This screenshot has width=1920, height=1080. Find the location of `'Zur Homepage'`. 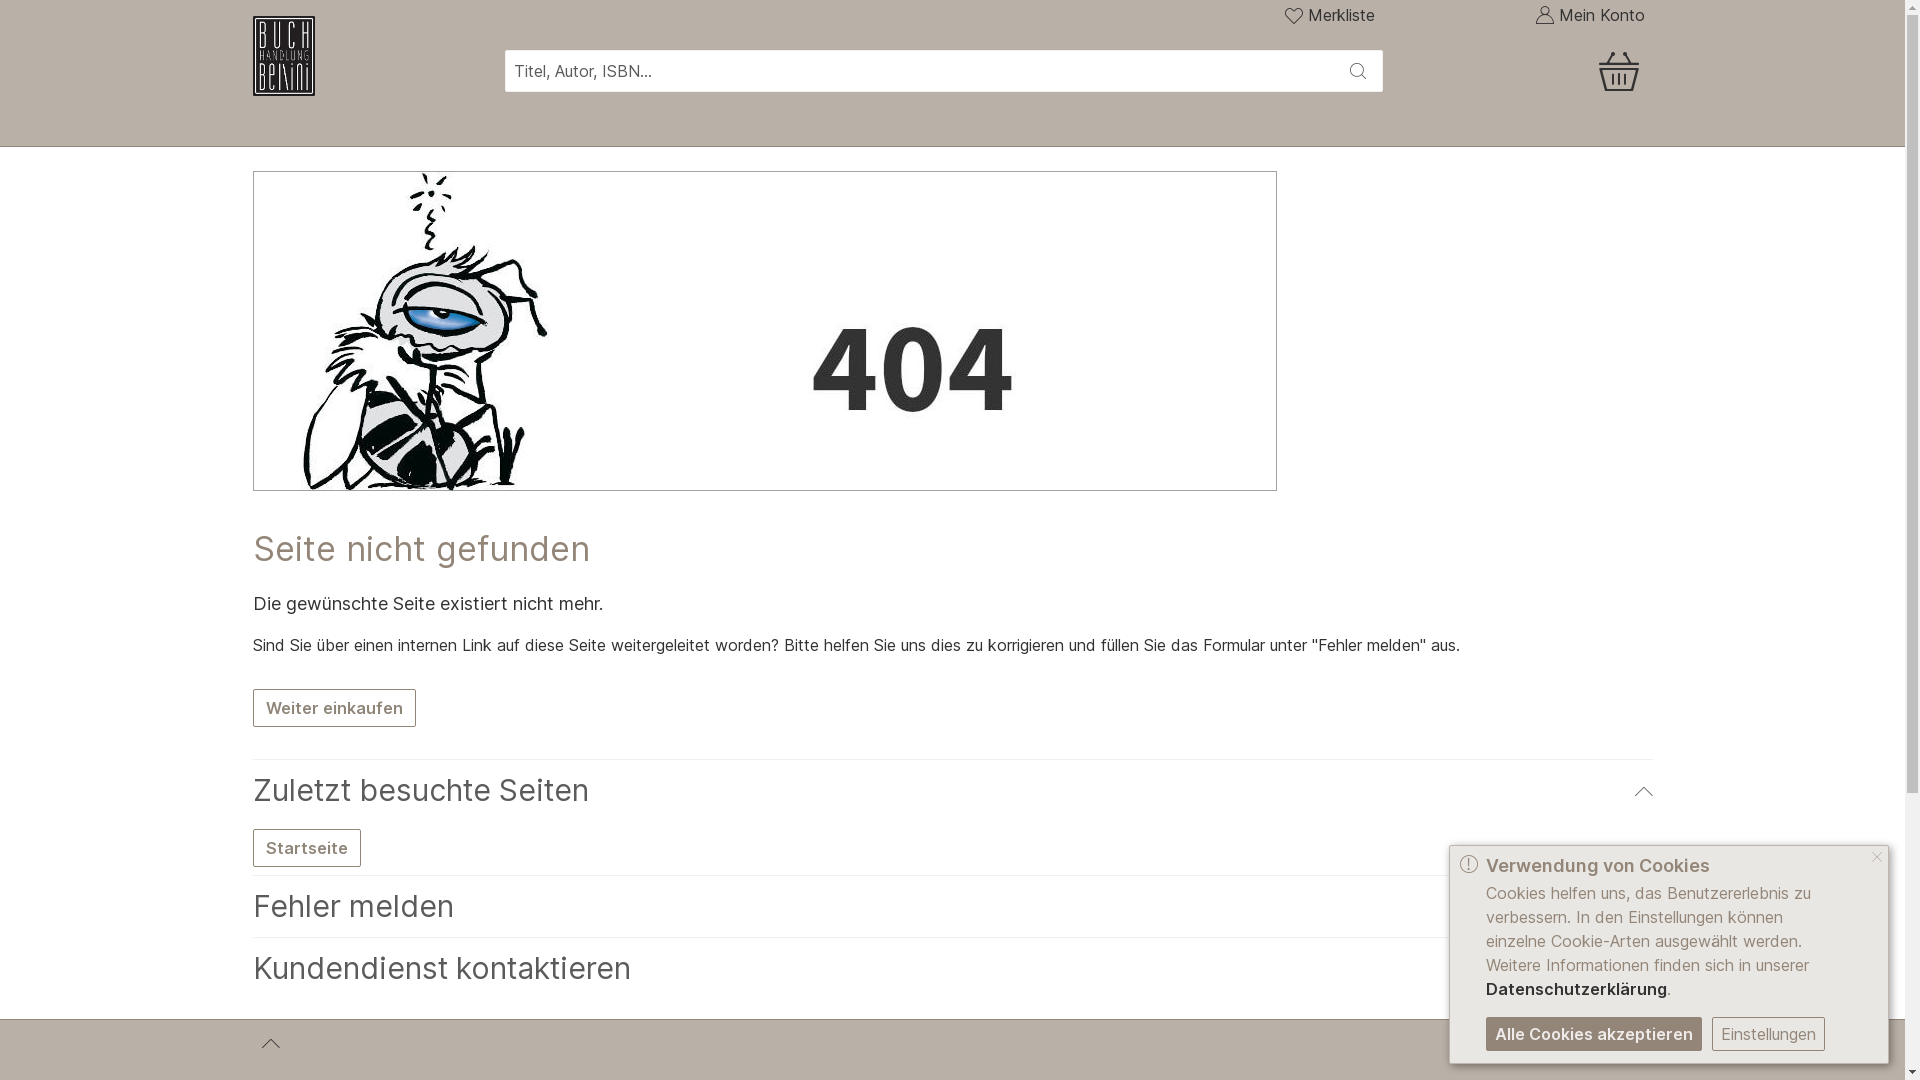

'Zur Homepage' is located at coordinates (358, 55).